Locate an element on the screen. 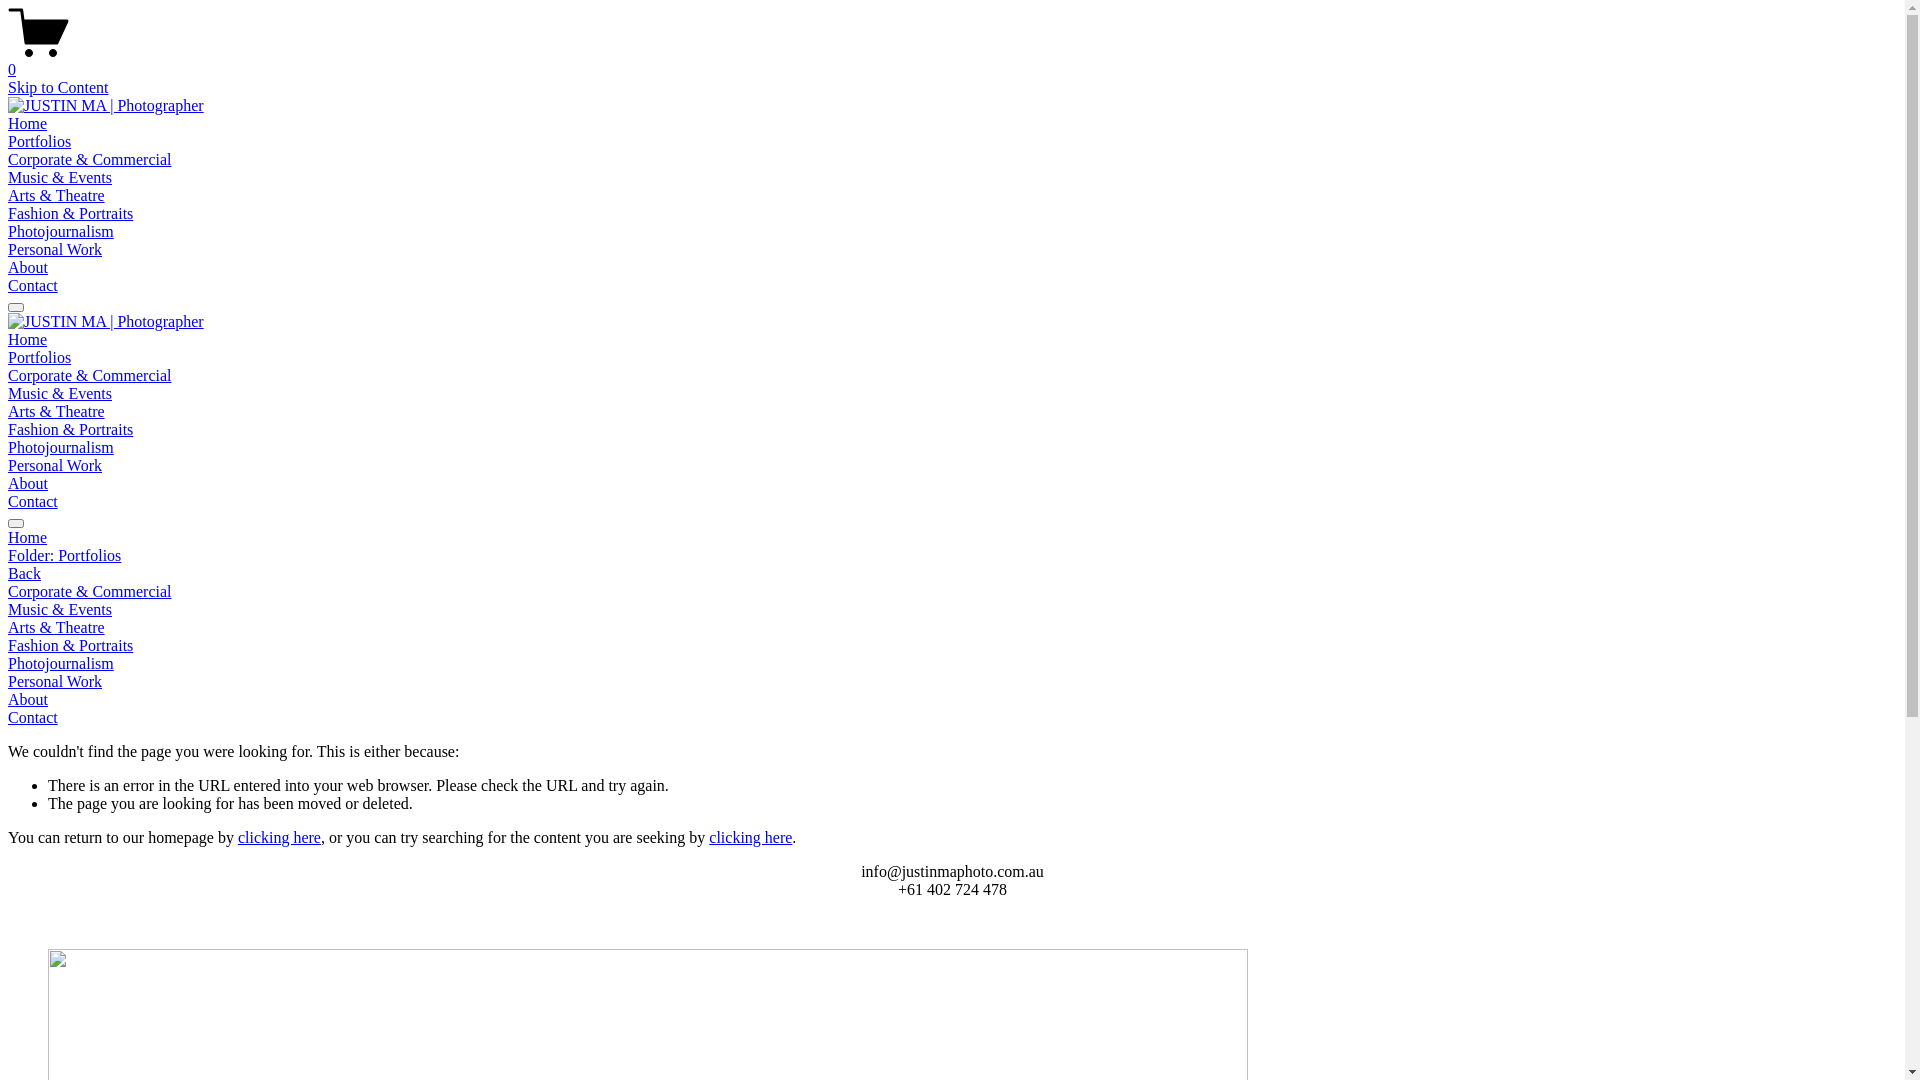  'Home' is located at coordinates (951, 536).